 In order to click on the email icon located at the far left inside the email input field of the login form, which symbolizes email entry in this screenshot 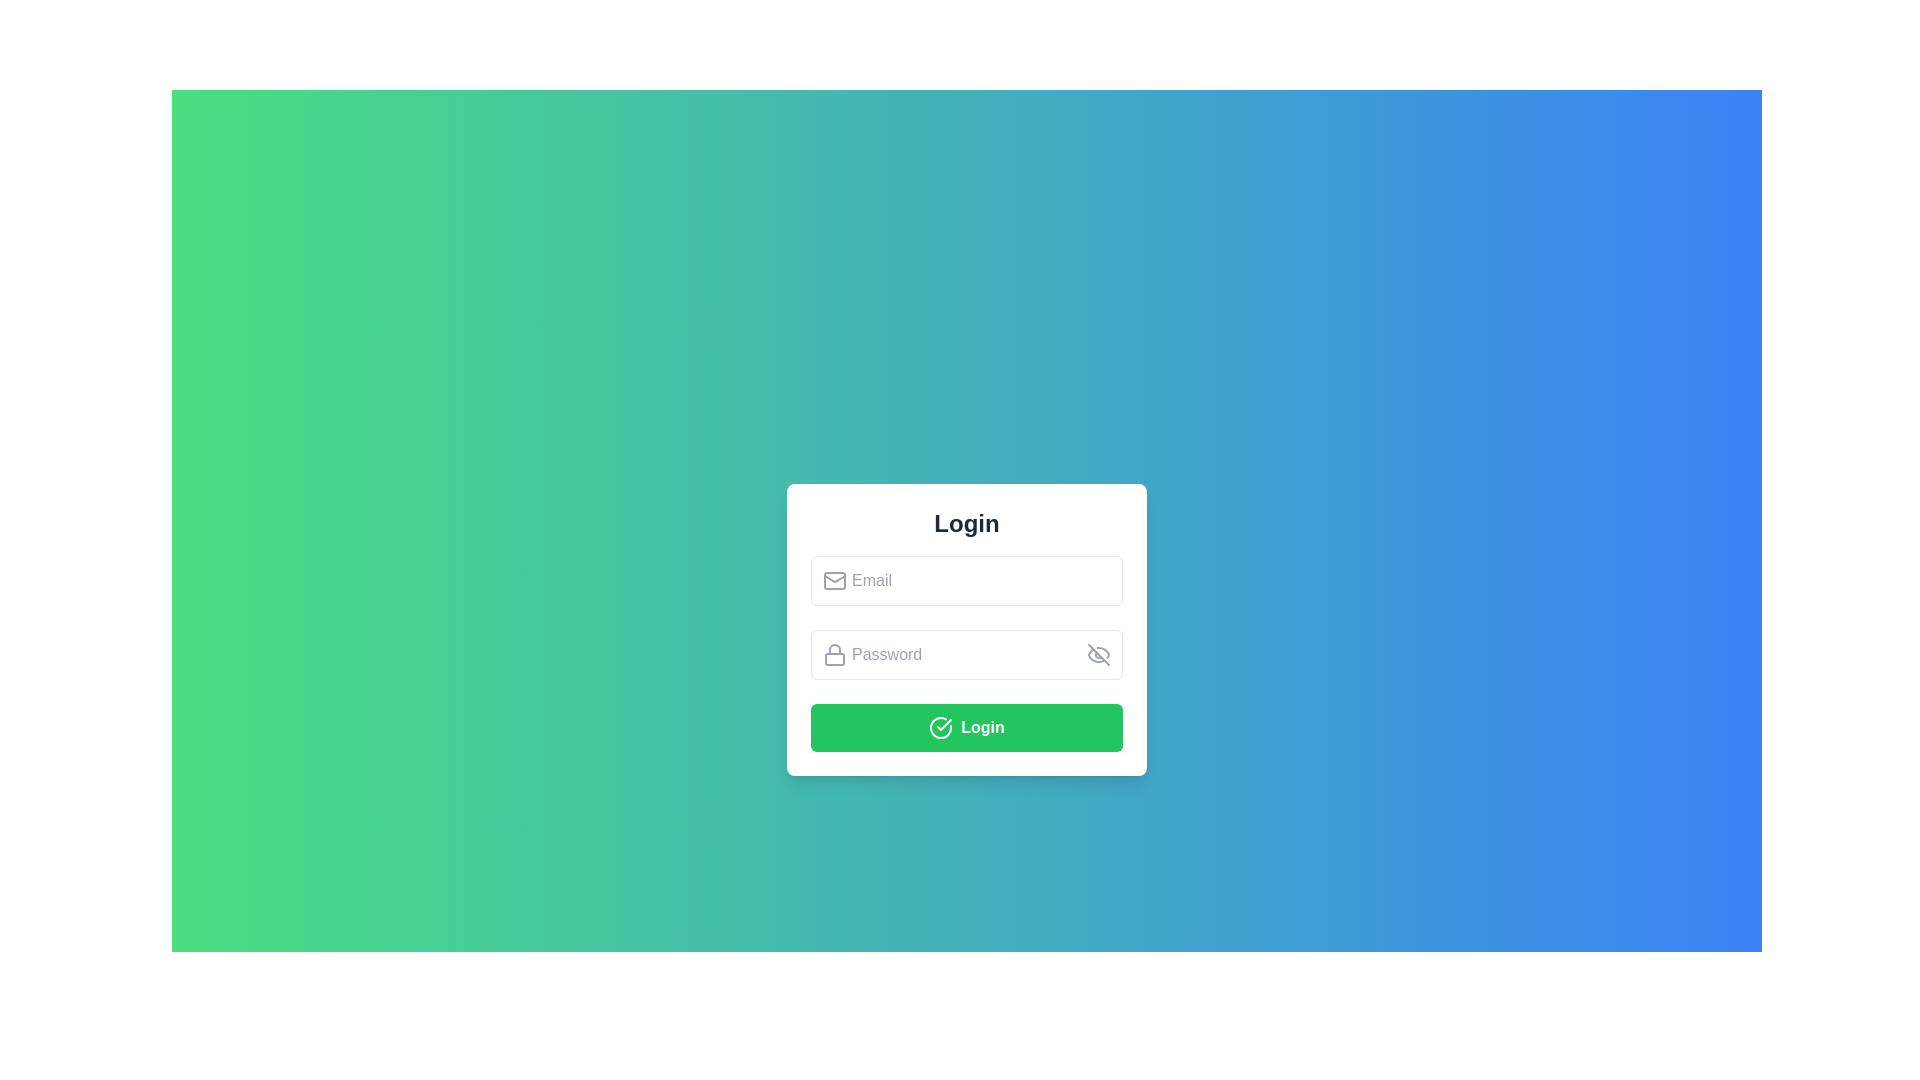, I will do `click(835, 579)`.